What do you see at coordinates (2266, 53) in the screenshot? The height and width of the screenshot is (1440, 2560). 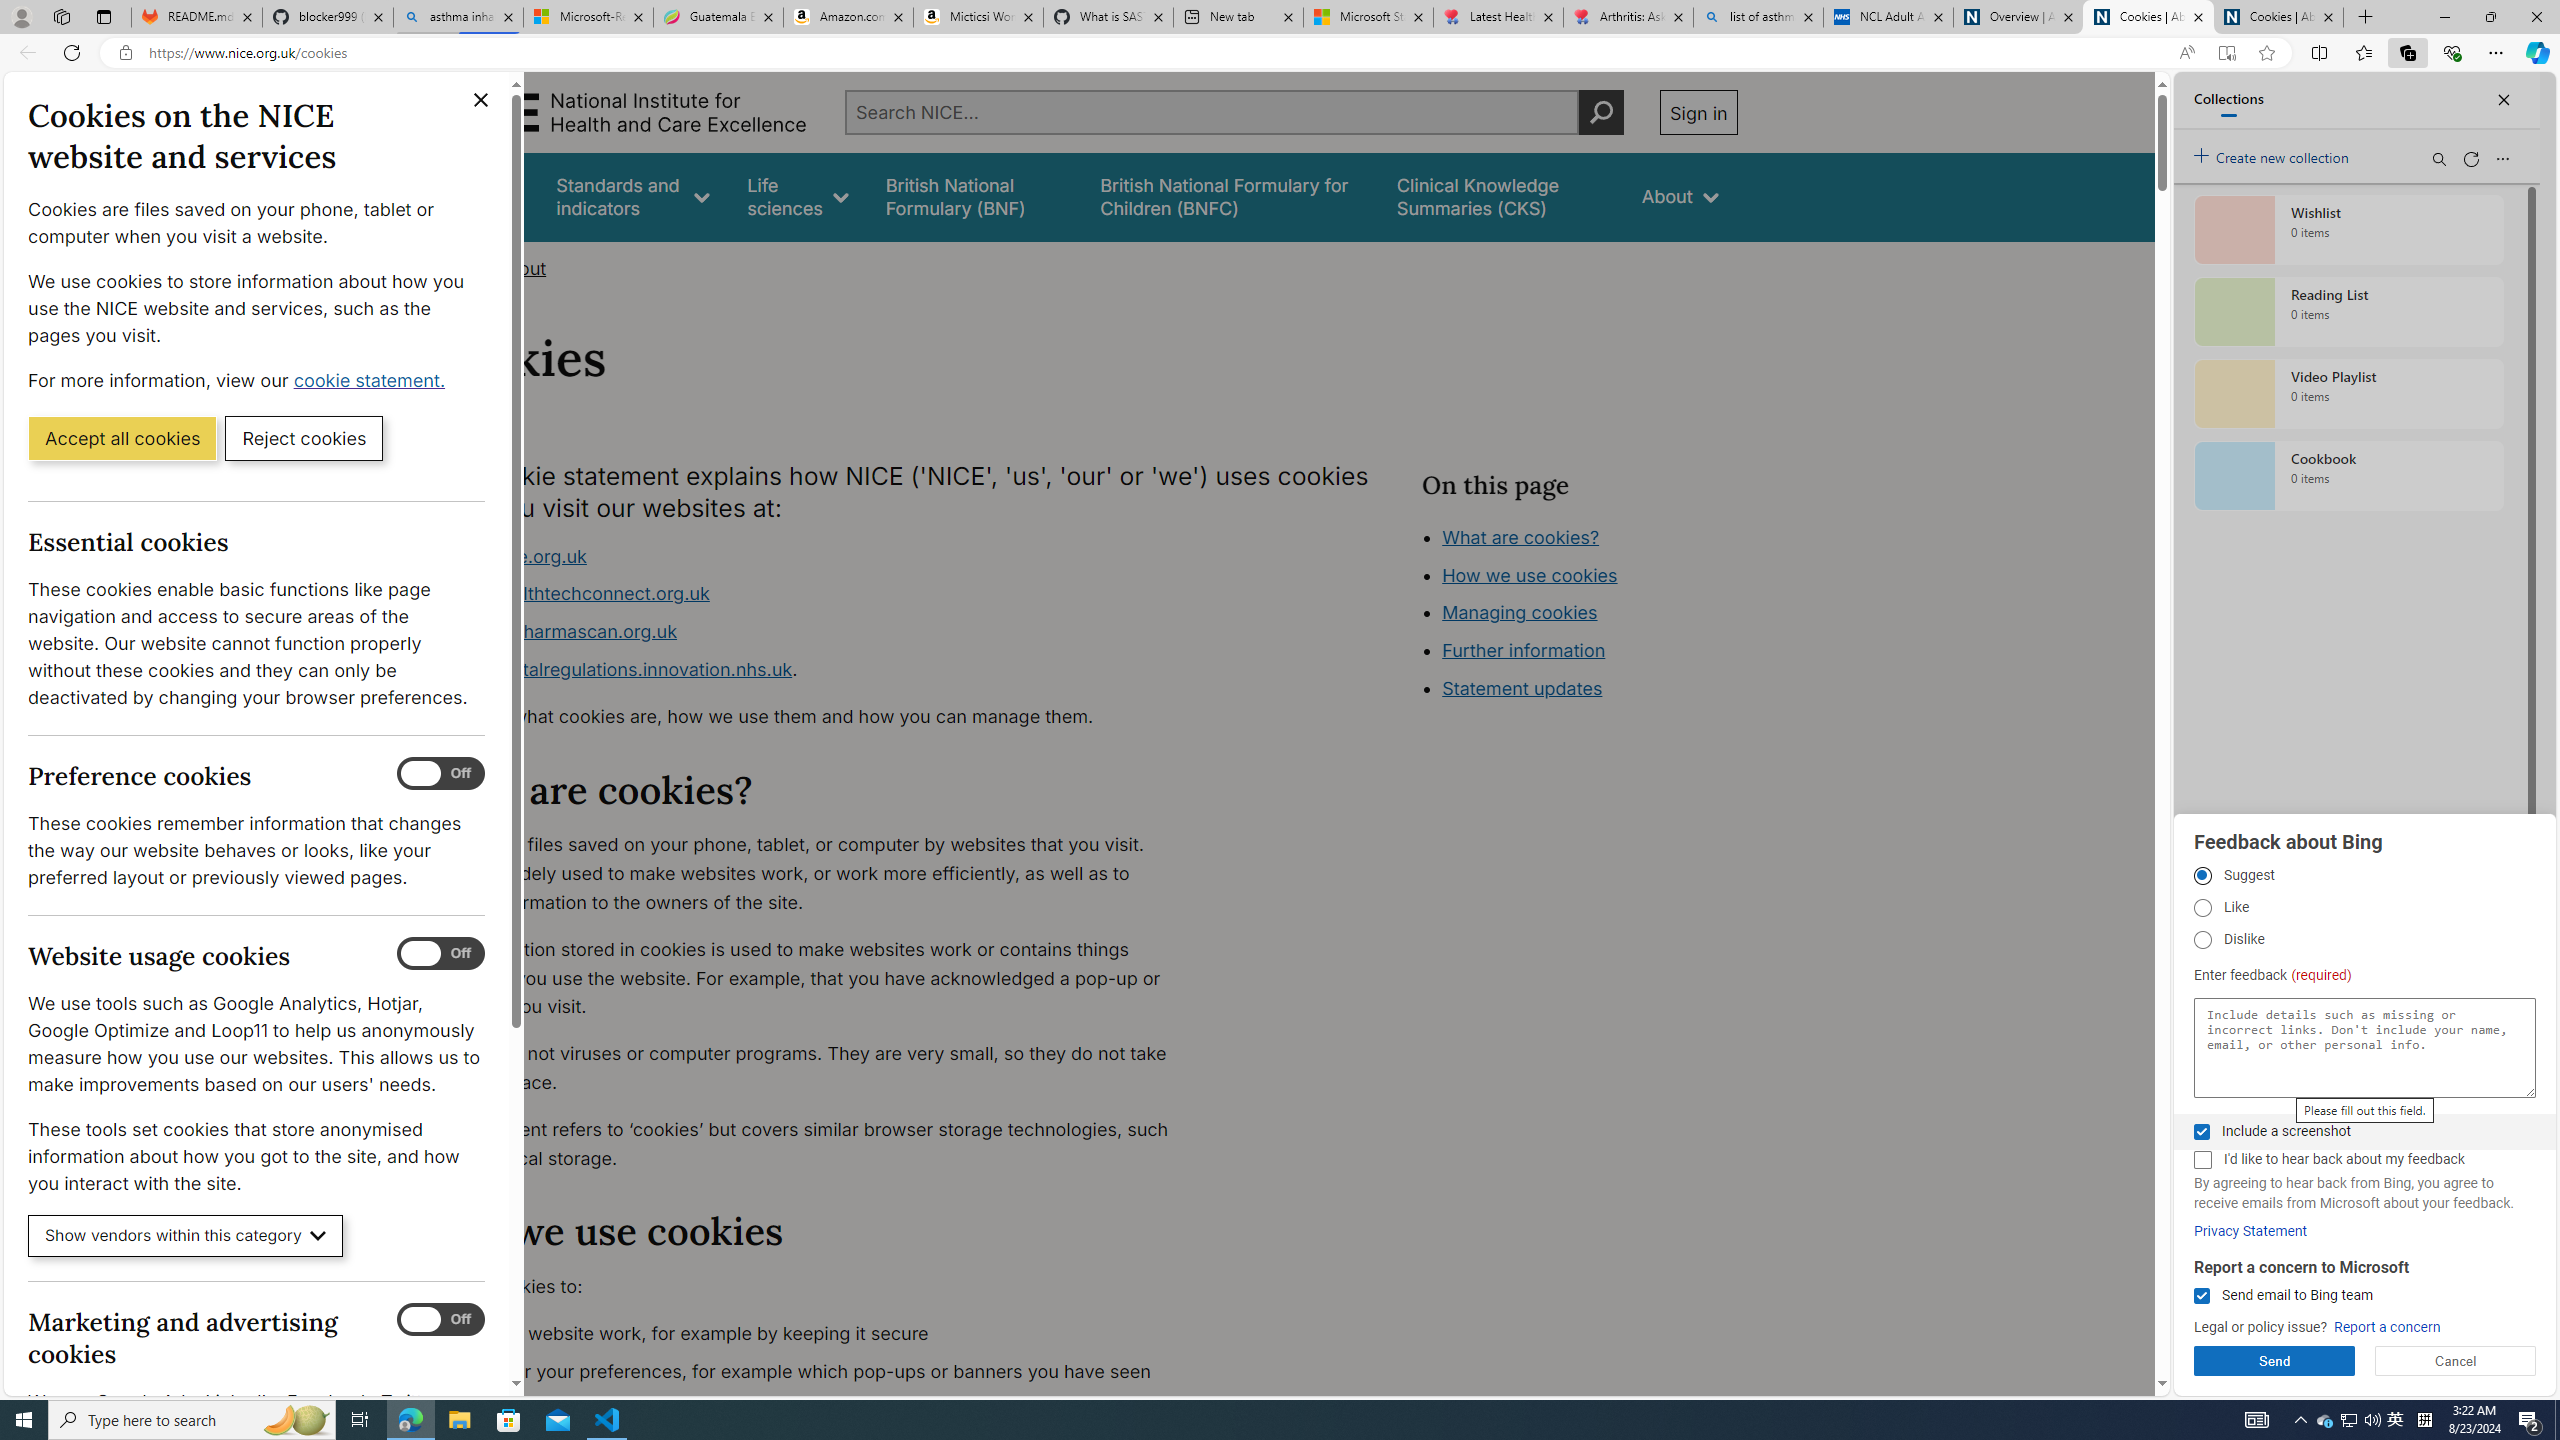 I see `'Add this page to favorites (Ctrl+D)'` at bounding box center [2266, 53].